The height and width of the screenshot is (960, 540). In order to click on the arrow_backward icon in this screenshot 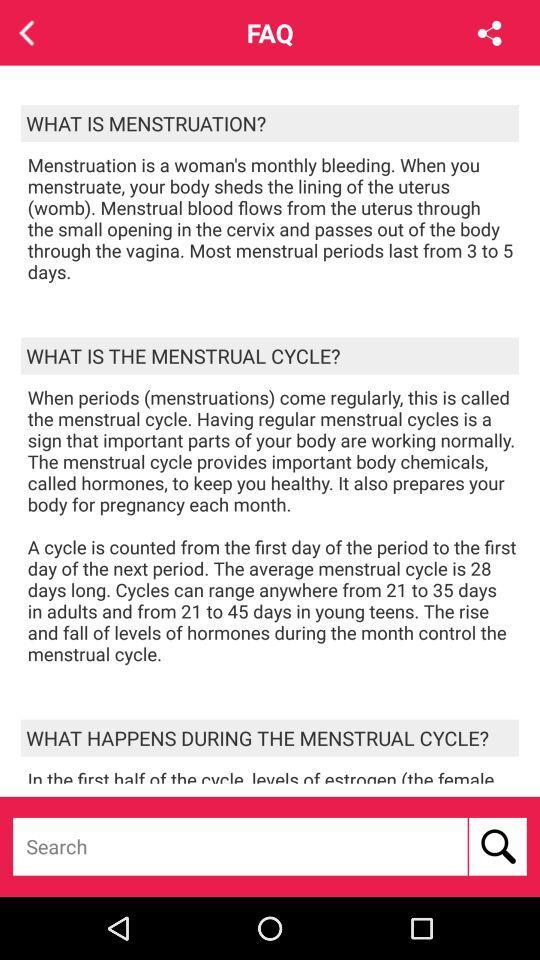, I will do `click(28, 34)`.